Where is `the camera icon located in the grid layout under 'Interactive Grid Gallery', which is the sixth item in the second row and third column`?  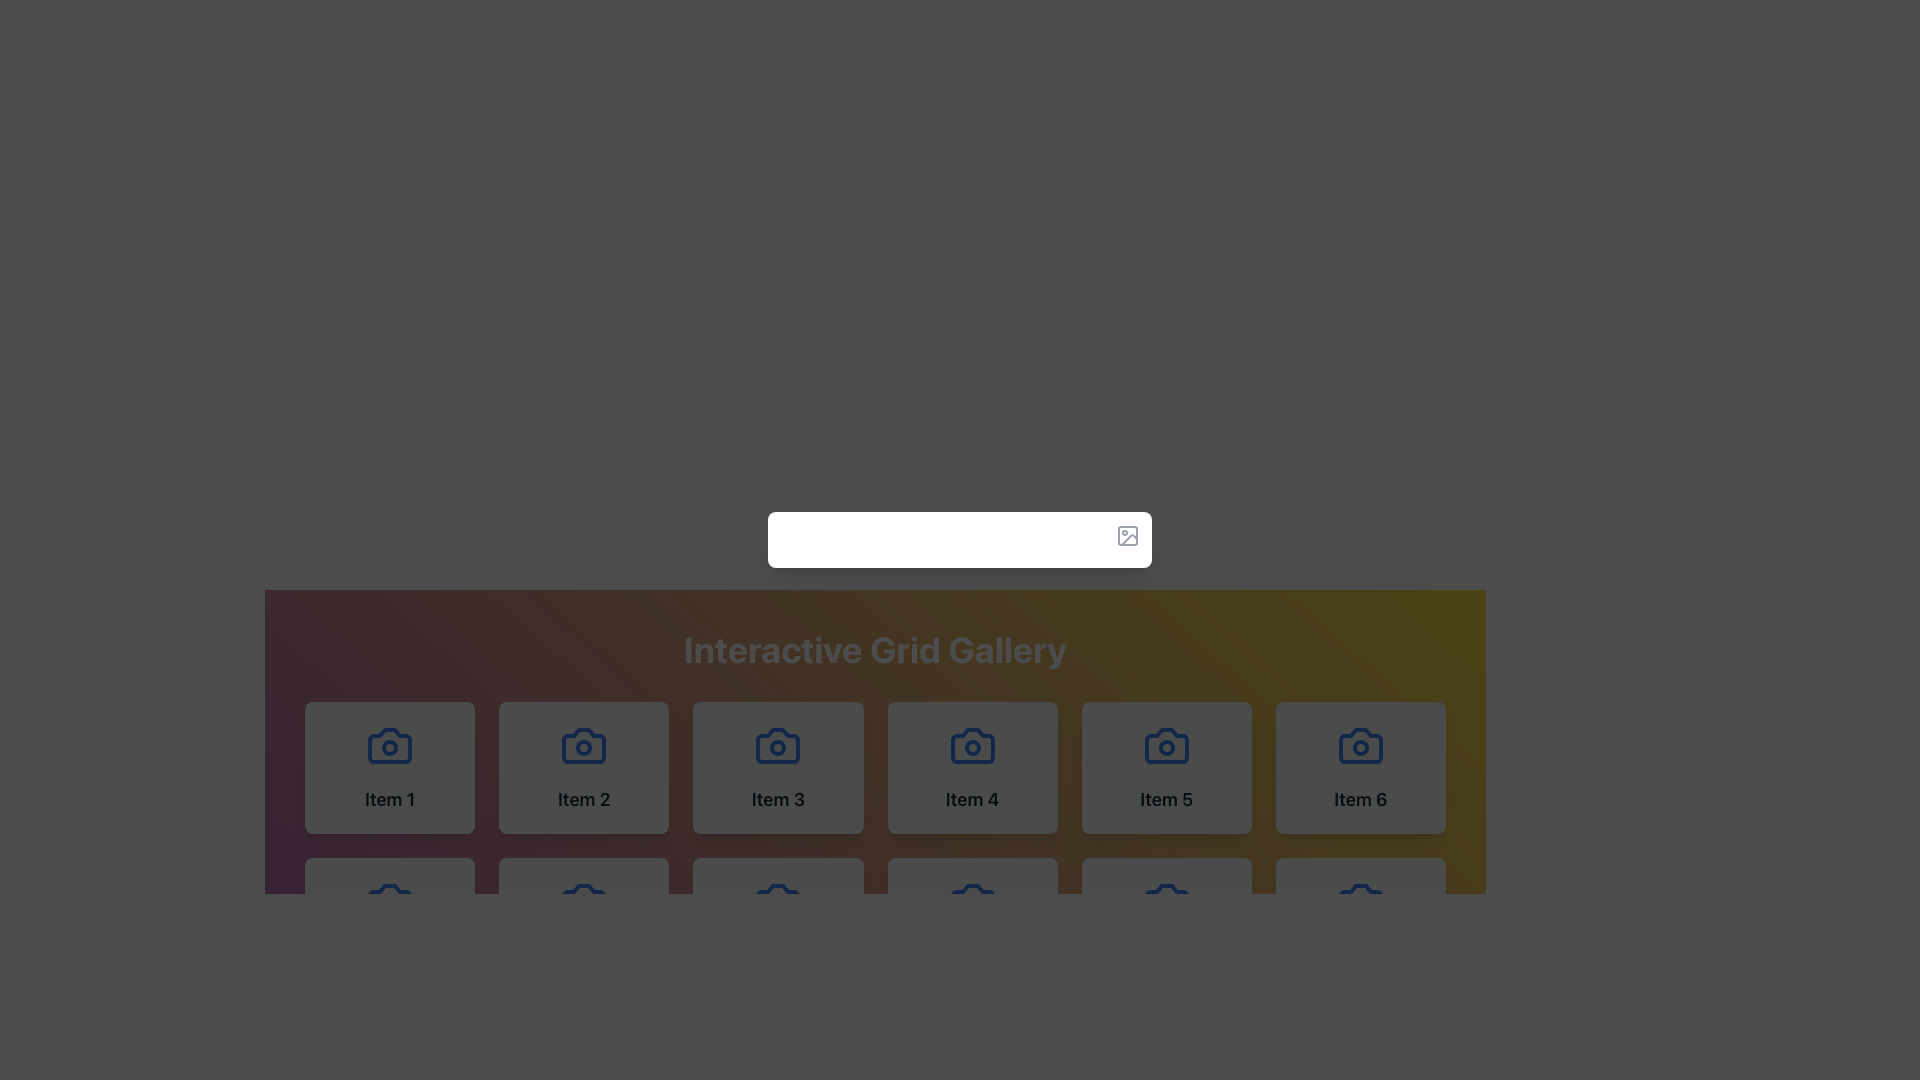
the camera icon located in the grid layout under 'Interactive Grid Gallery', which is the sixth item in the second row and third column is located at coordinates (1360, 745).